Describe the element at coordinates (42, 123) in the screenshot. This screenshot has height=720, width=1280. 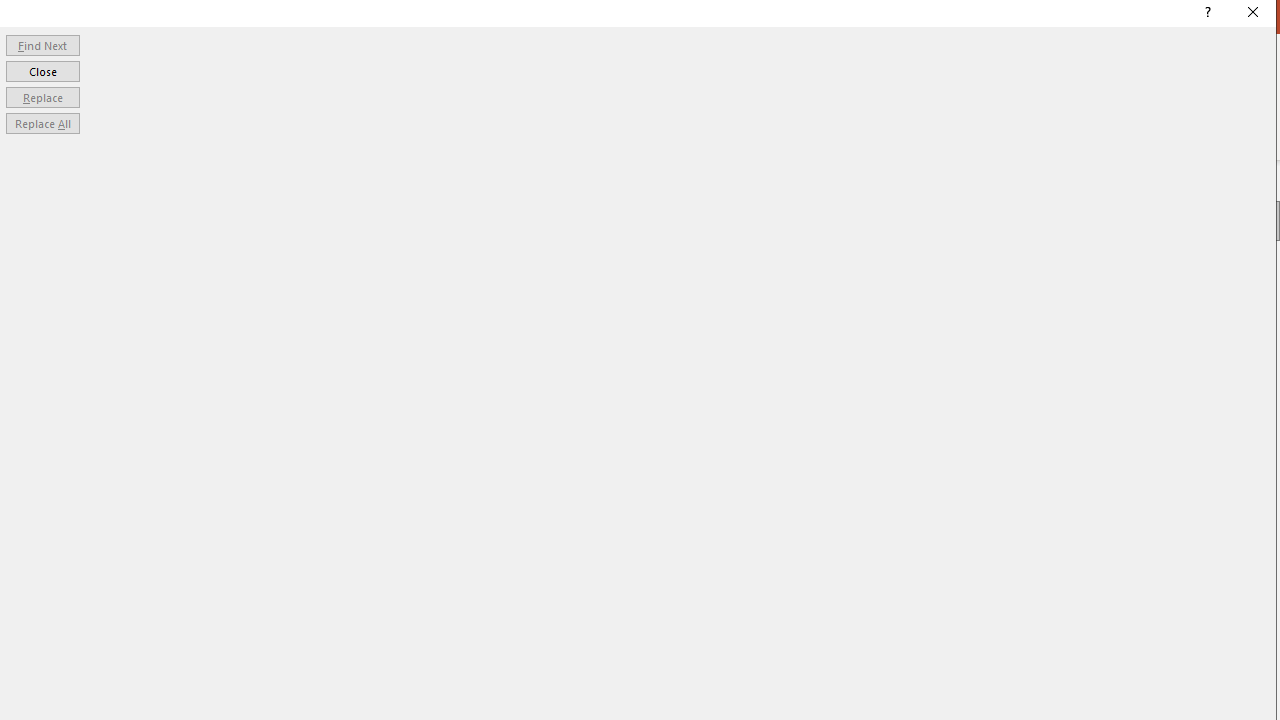
I see `'Replace All'` at that location.